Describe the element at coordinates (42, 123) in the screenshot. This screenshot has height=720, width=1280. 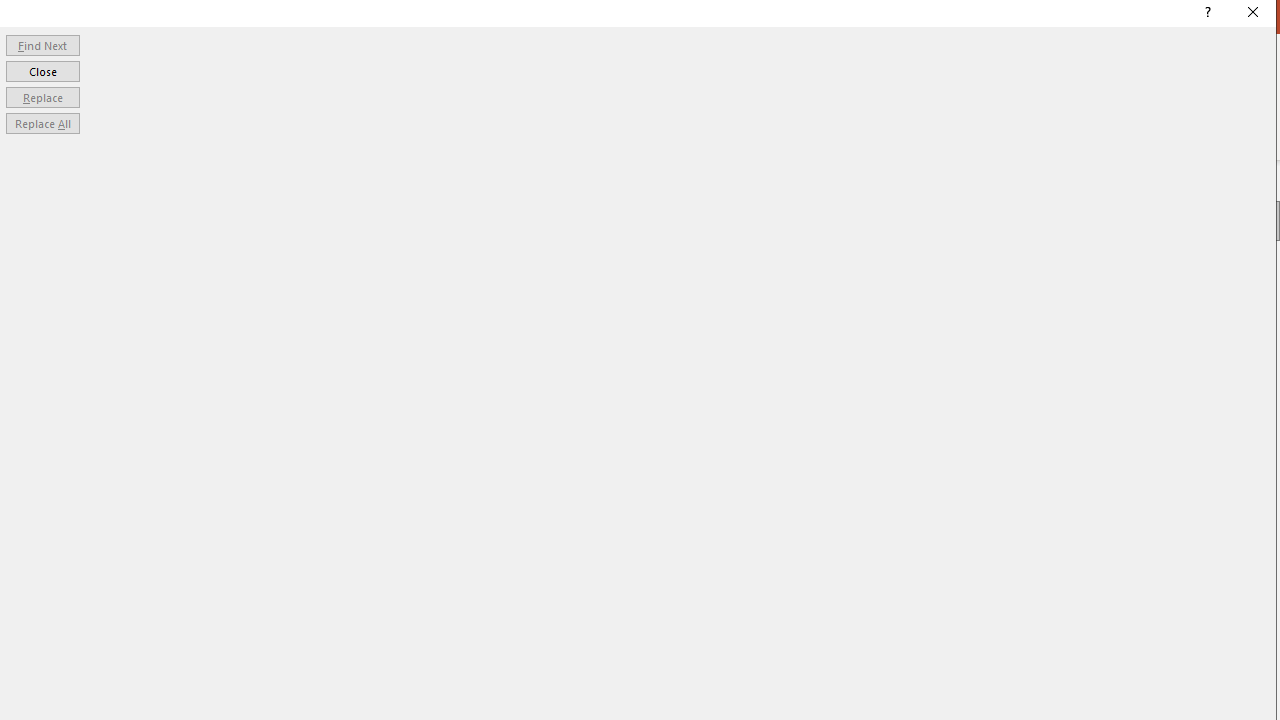
I see `'Replace All'` at that location.